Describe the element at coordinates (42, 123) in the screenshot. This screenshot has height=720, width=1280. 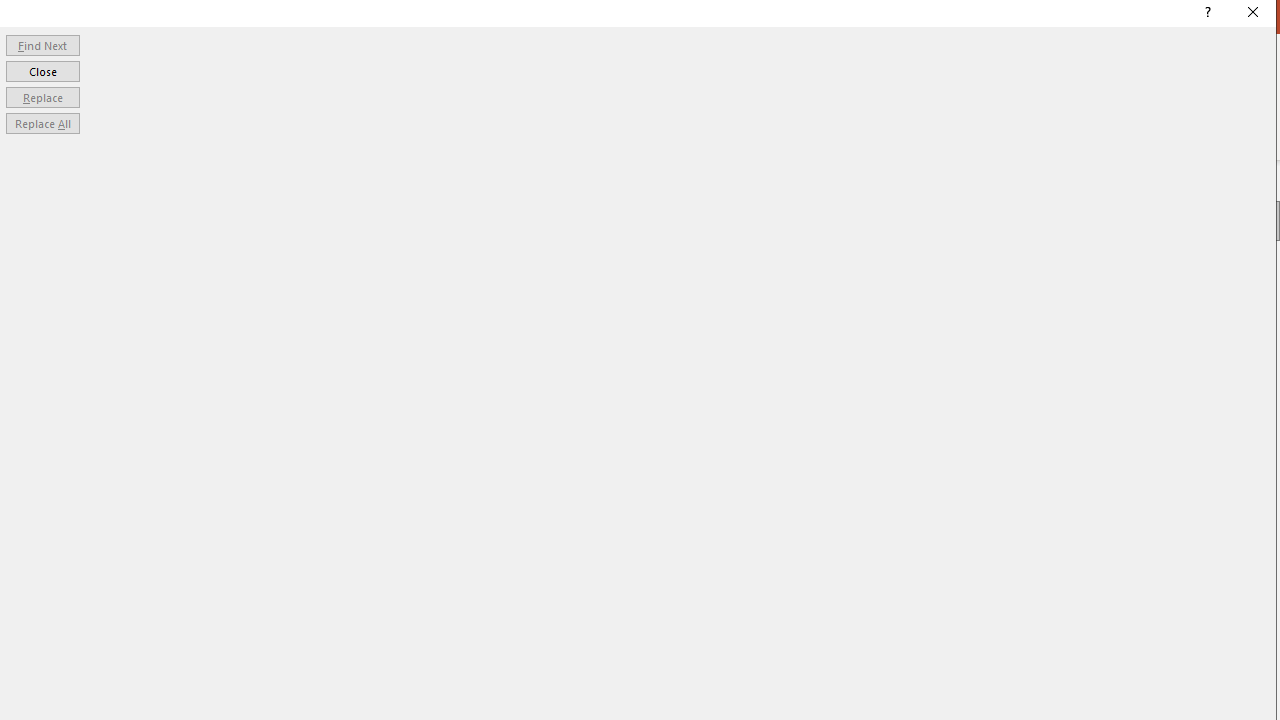
I see `'Replace All'` at that location.